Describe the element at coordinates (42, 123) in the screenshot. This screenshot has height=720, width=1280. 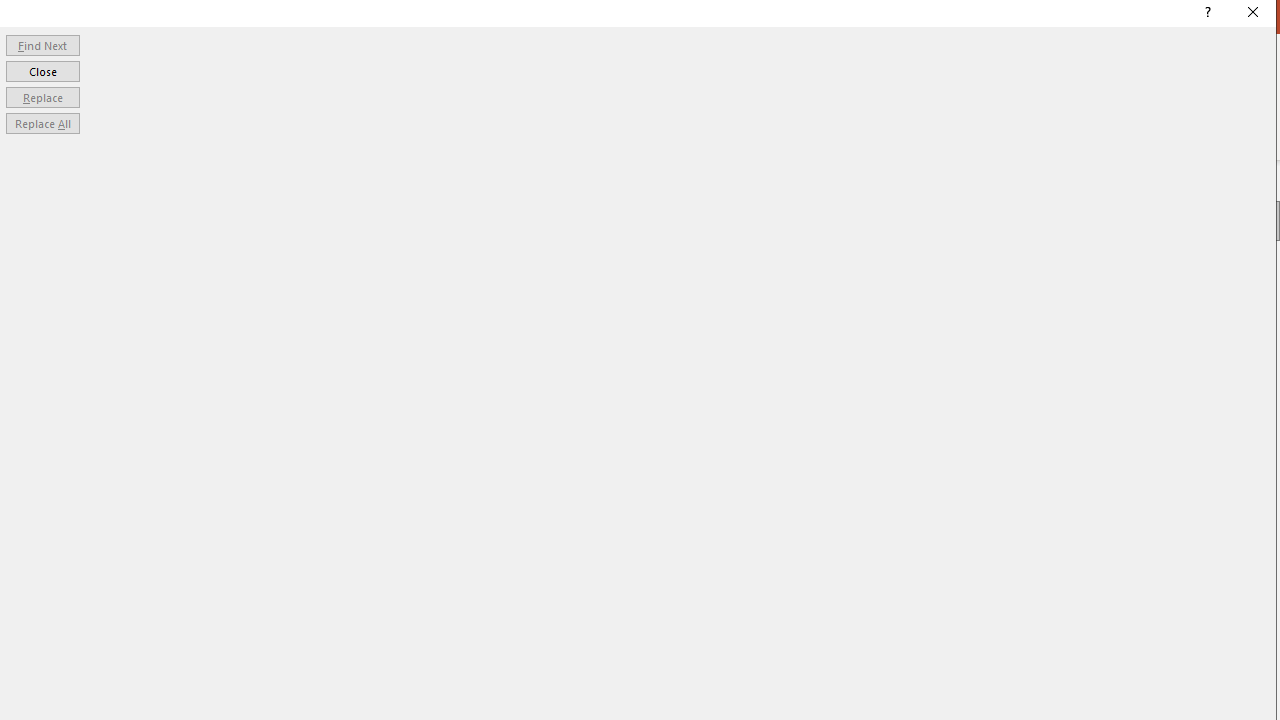
I see `'Replace All'` at that location.